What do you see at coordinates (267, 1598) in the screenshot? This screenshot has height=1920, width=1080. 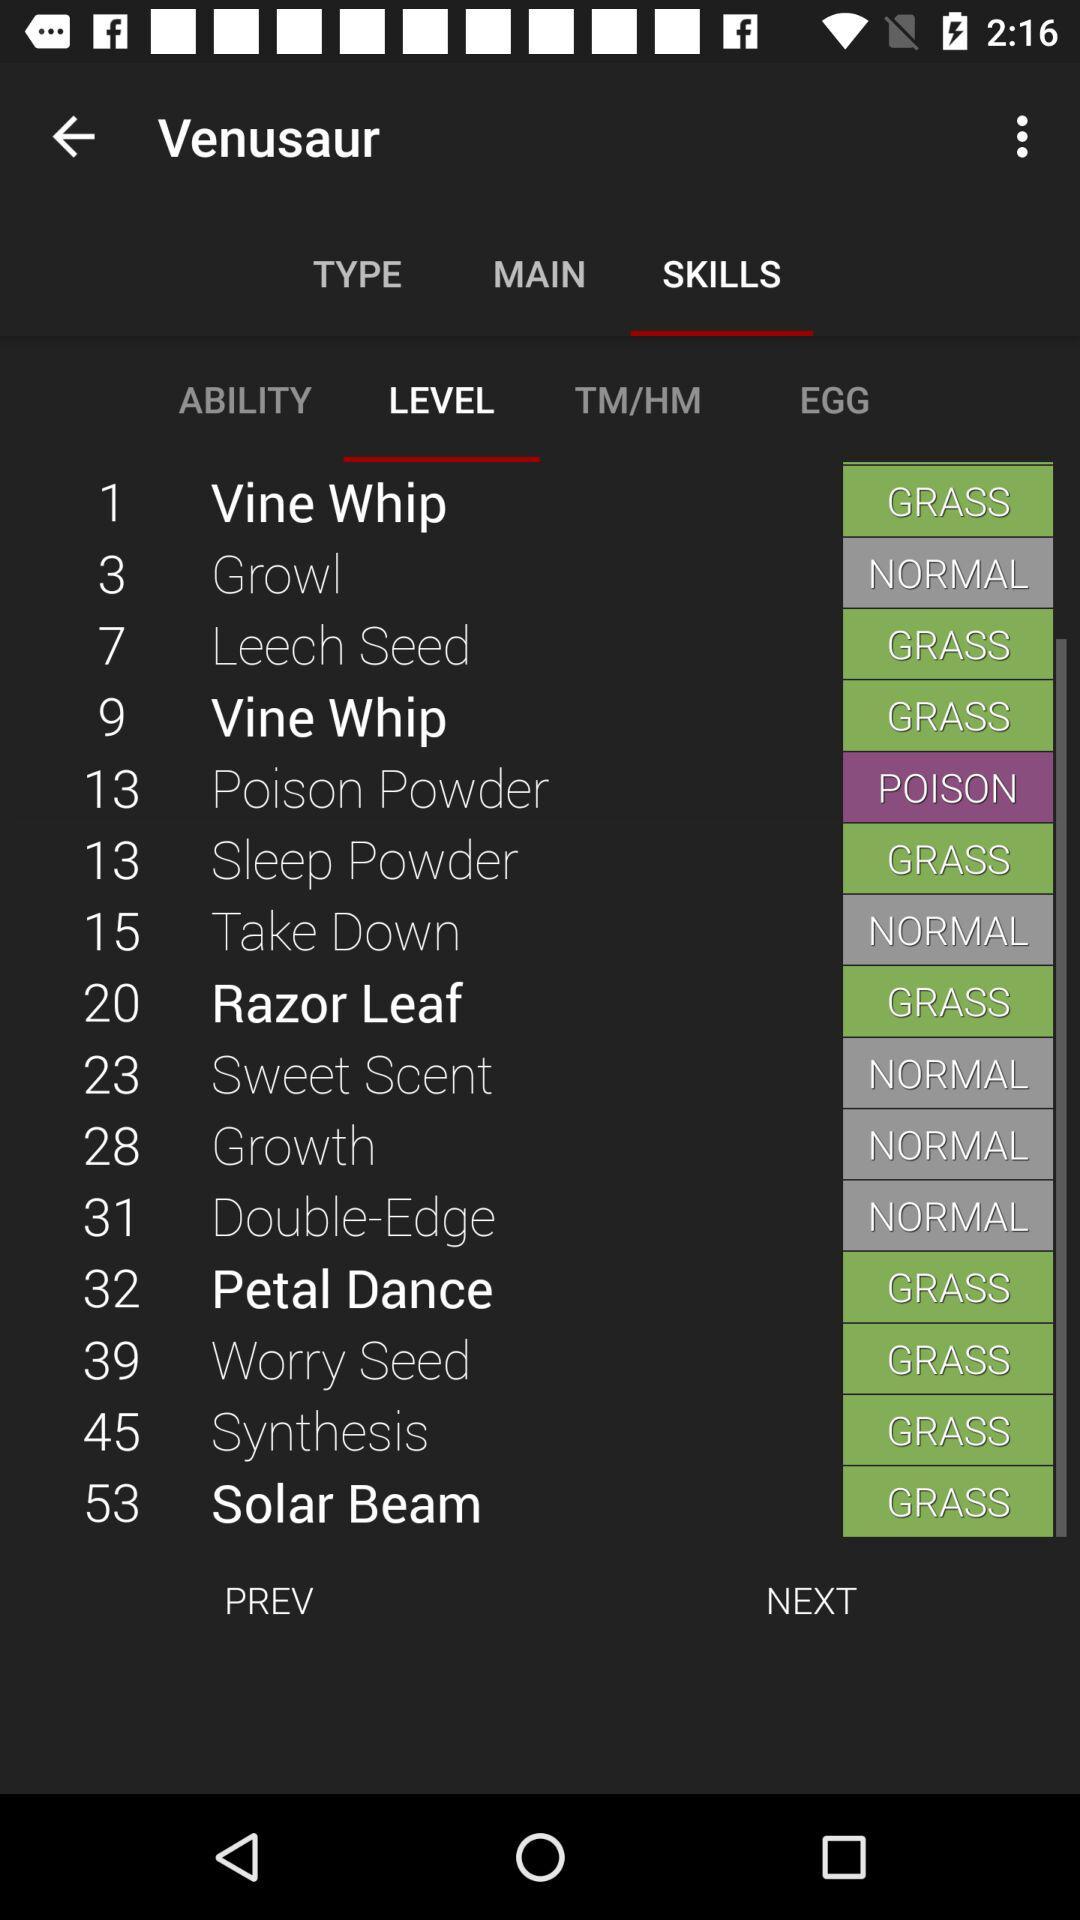 I see `prev icon` at bounding box center [267, 1598].